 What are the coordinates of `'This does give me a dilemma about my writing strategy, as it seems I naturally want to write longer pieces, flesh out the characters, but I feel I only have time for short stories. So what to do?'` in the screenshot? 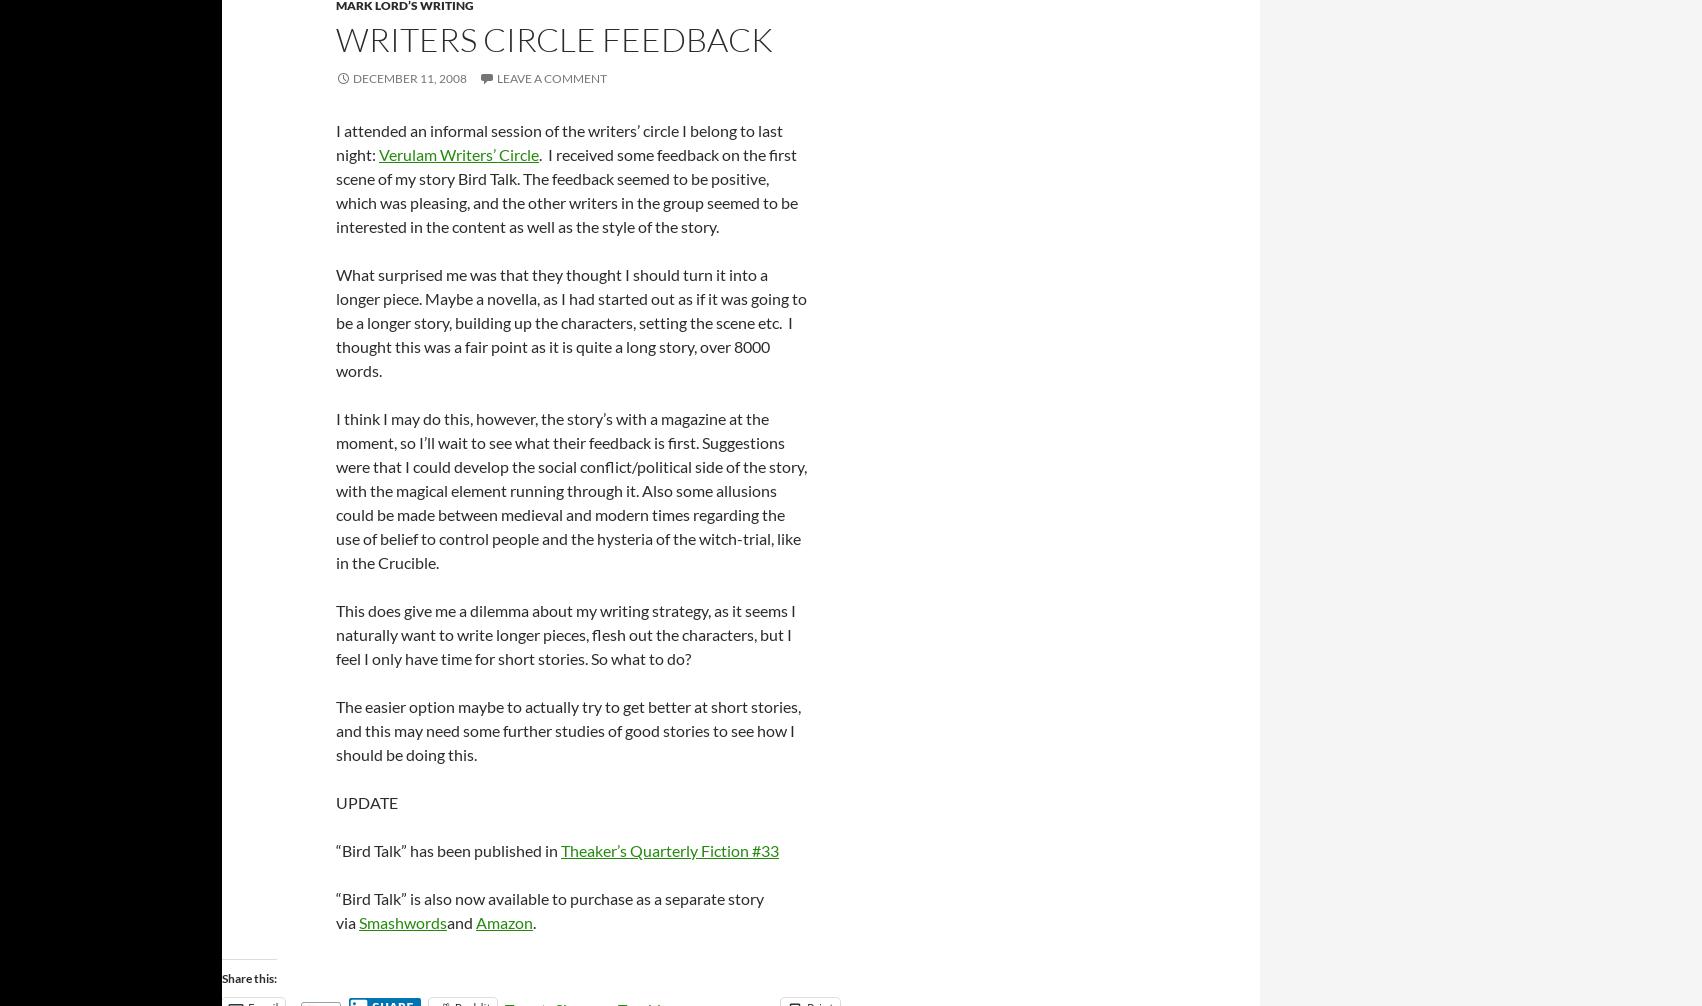 It's located at (564, 633).